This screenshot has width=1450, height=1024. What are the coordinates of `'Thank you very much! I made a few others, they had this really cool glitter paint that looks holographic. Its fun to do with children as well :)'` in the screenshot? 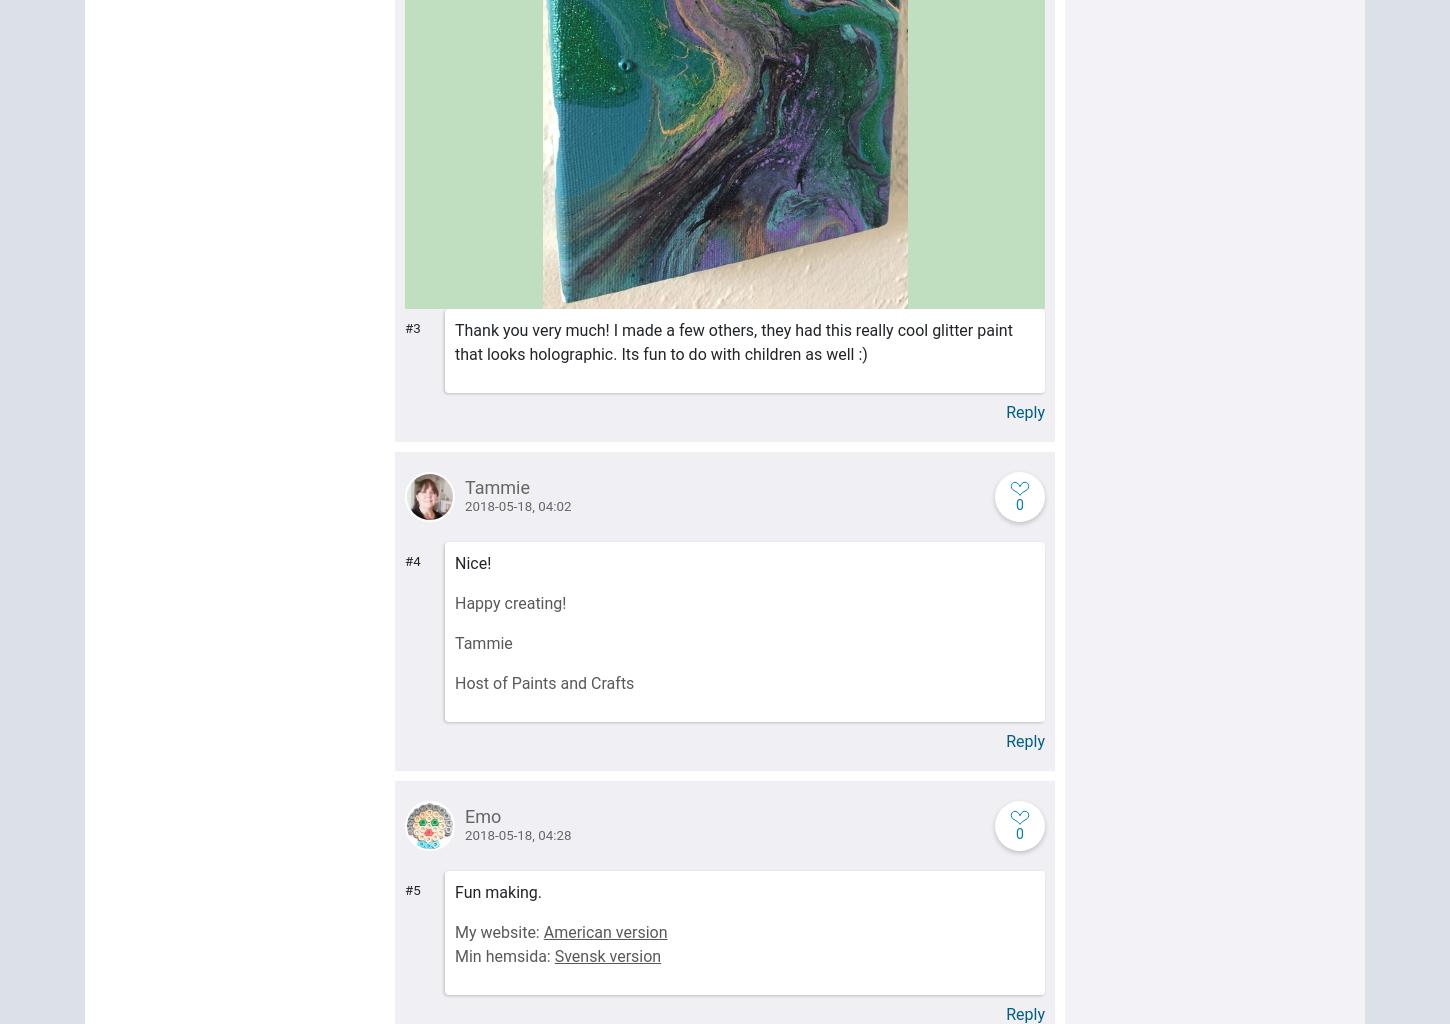 It's located at (454, 340).